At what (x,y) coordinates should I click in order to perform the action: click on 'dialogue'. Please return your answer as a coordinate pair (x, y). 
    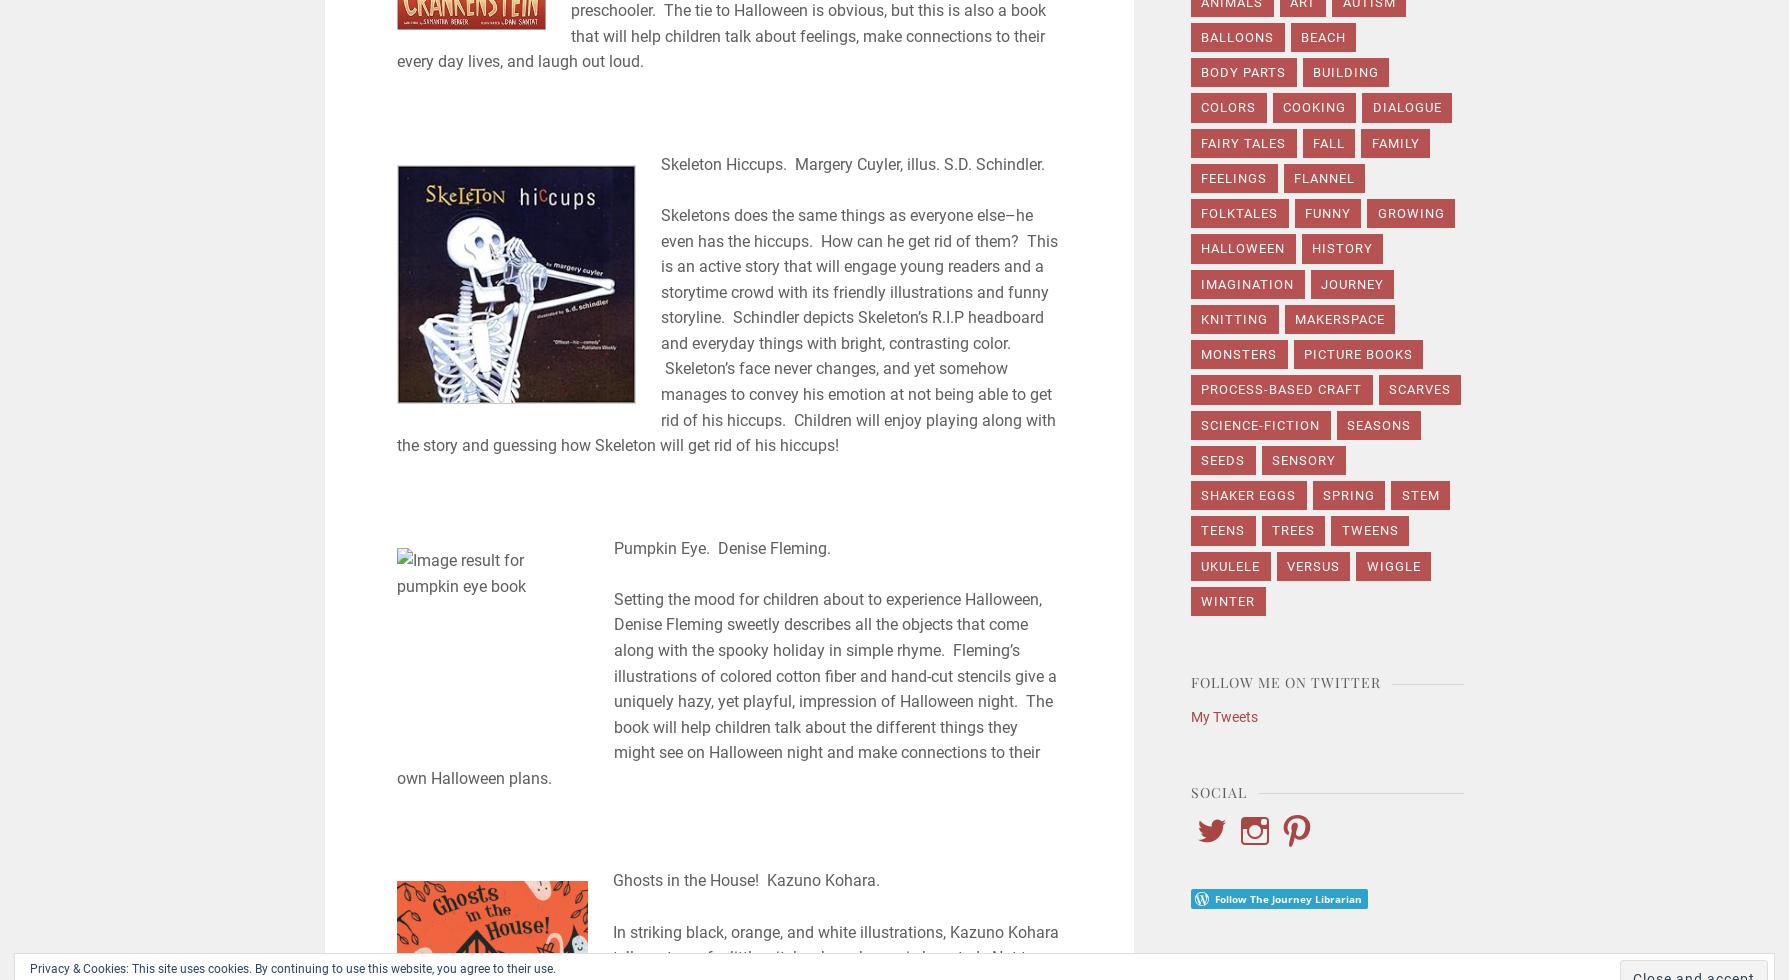
    Looking at the image, I should click on (1406, 107).